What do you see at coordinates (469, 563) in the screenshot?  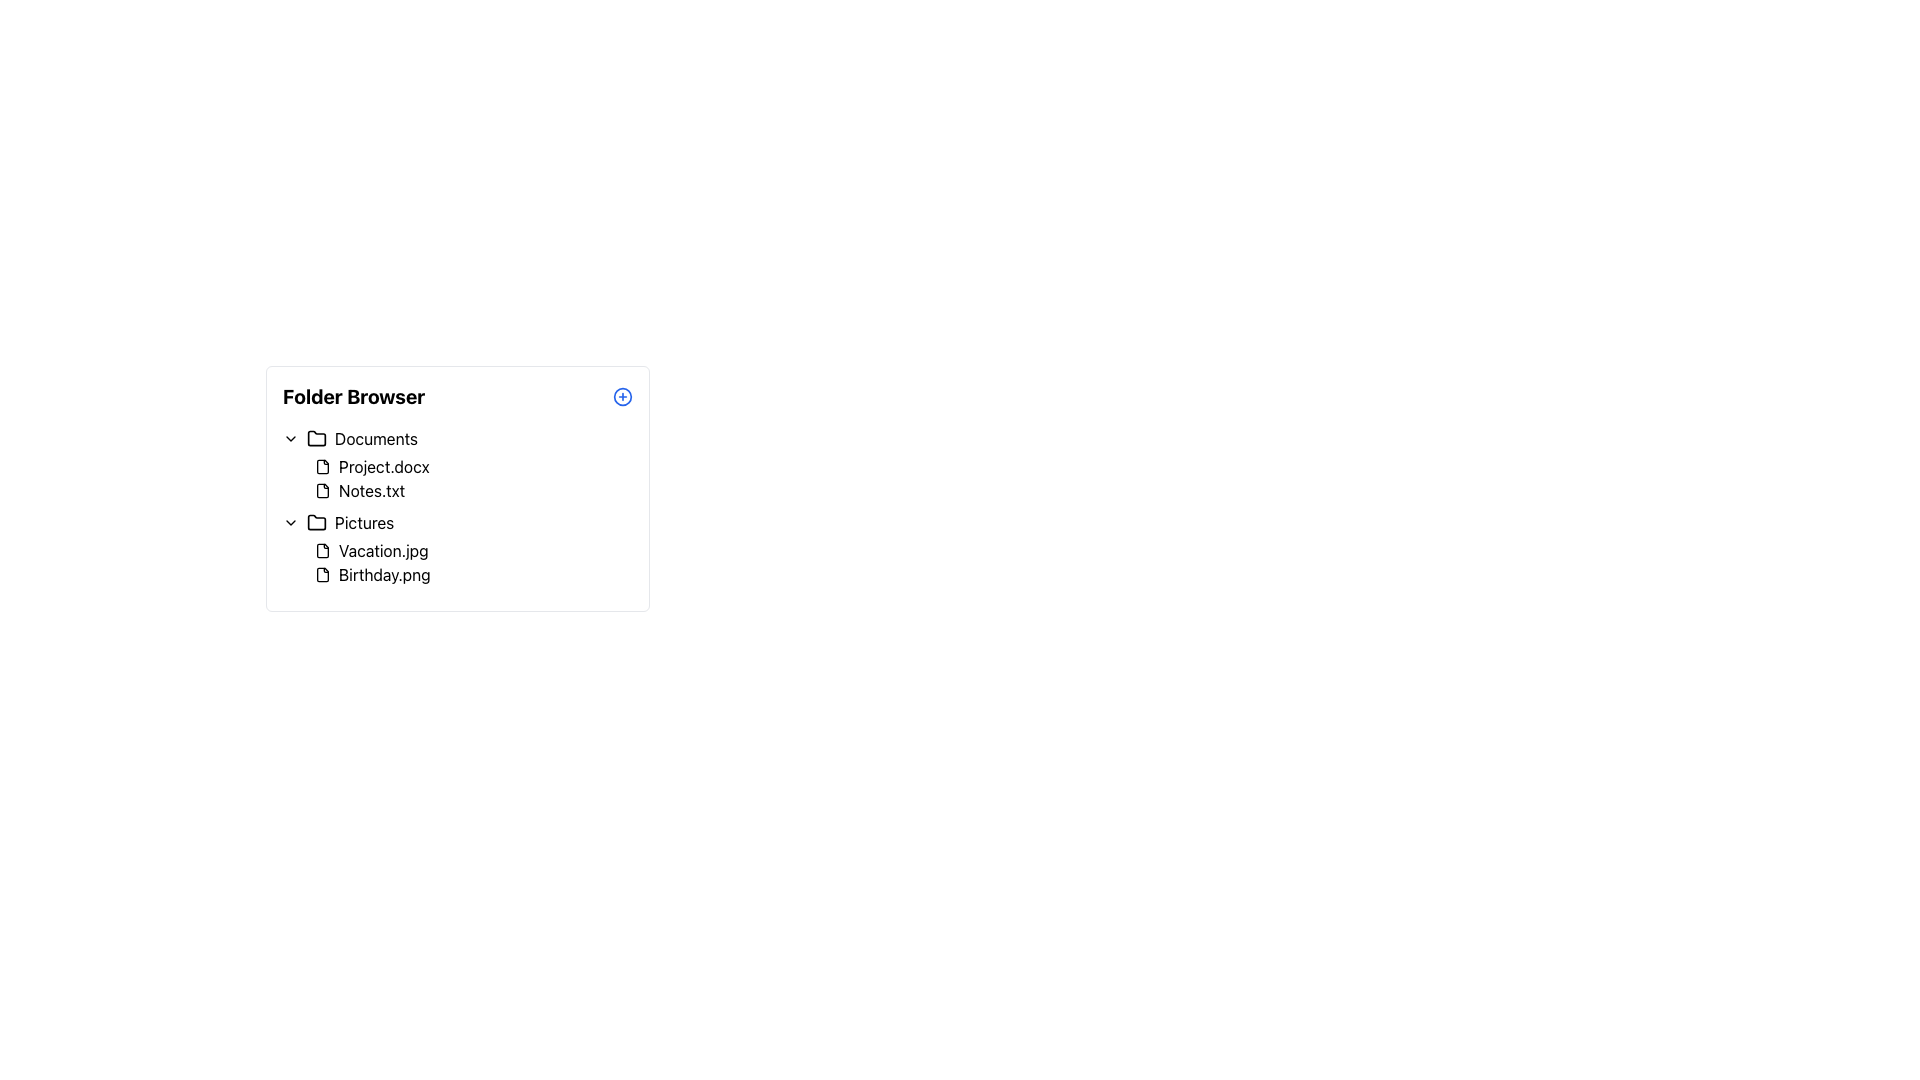 I see `the filenames 'Vacation.jpg' and 'Birthday.png' in the 'Pictures' folder` at bounding box center [469, 563].